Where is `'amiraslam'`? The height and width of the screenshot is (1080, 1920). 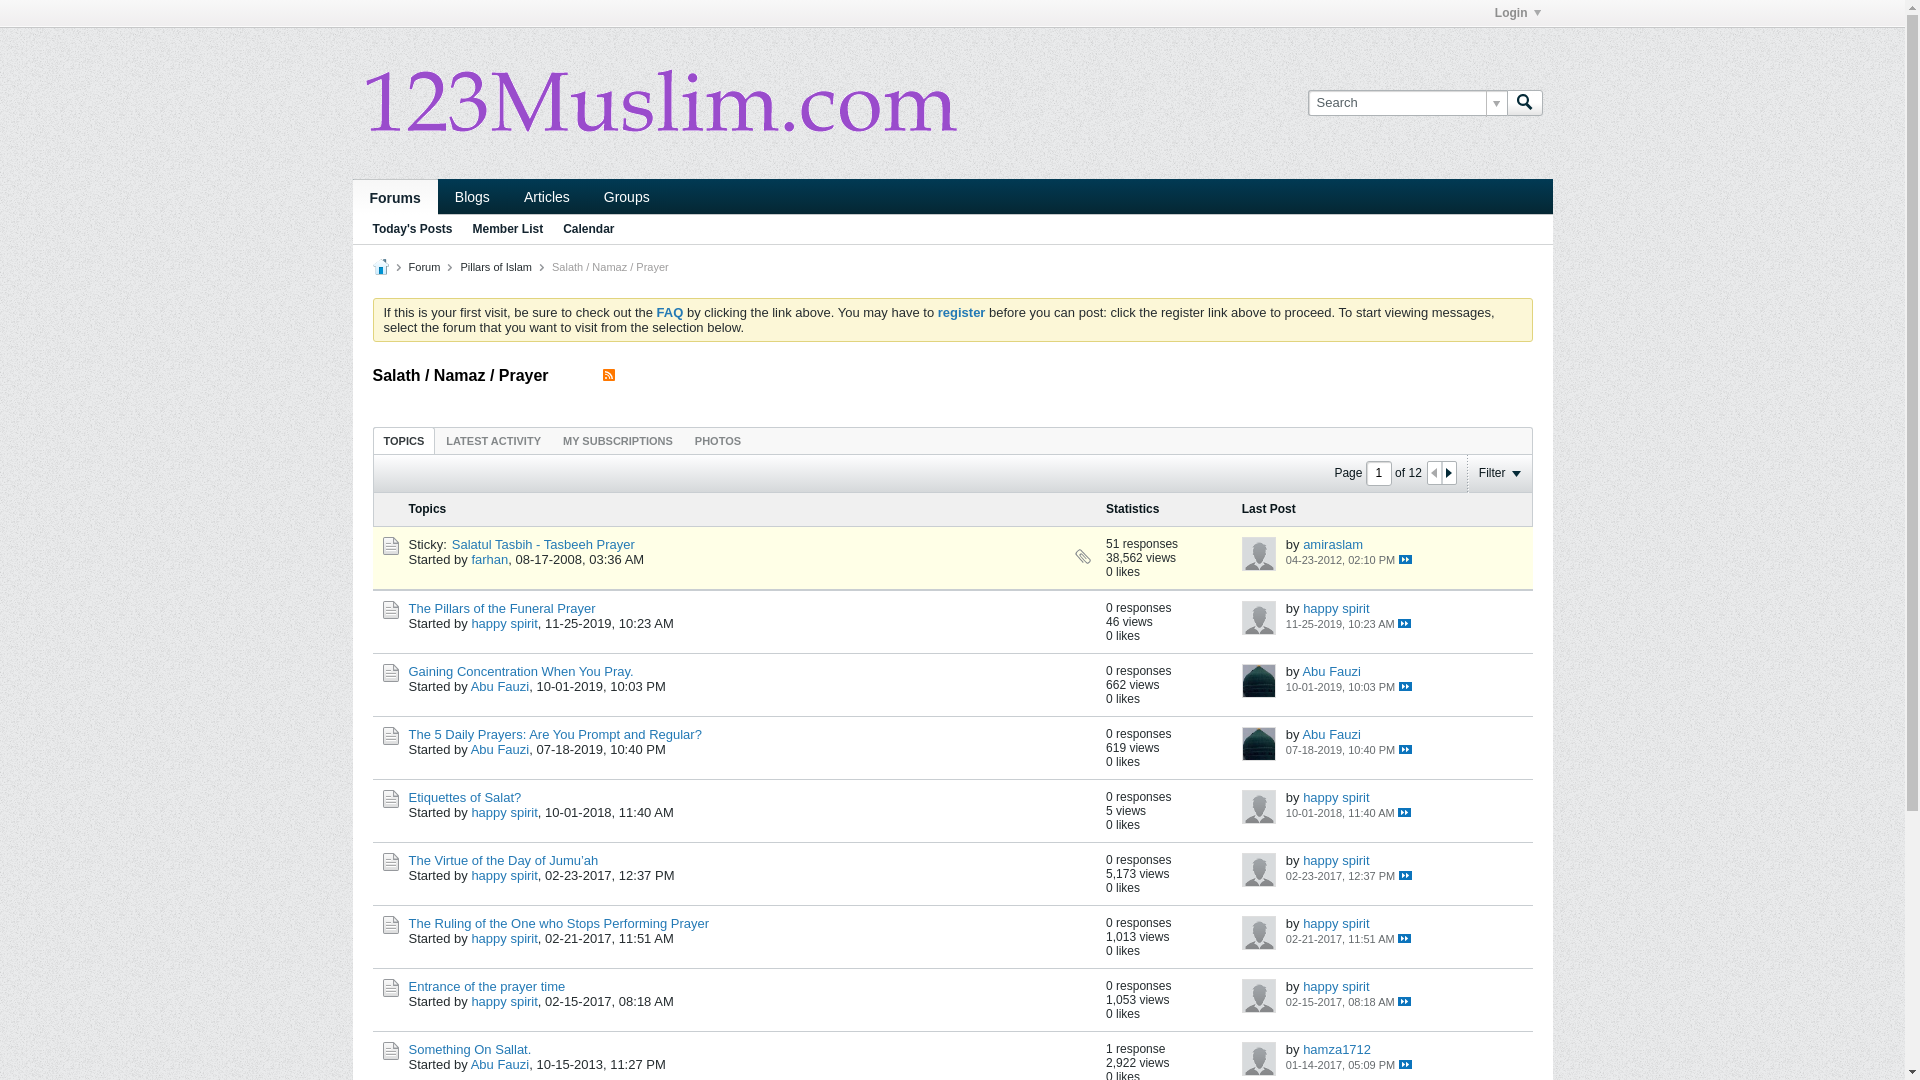
'amiraslam' is located at coordinates (1257, 554).